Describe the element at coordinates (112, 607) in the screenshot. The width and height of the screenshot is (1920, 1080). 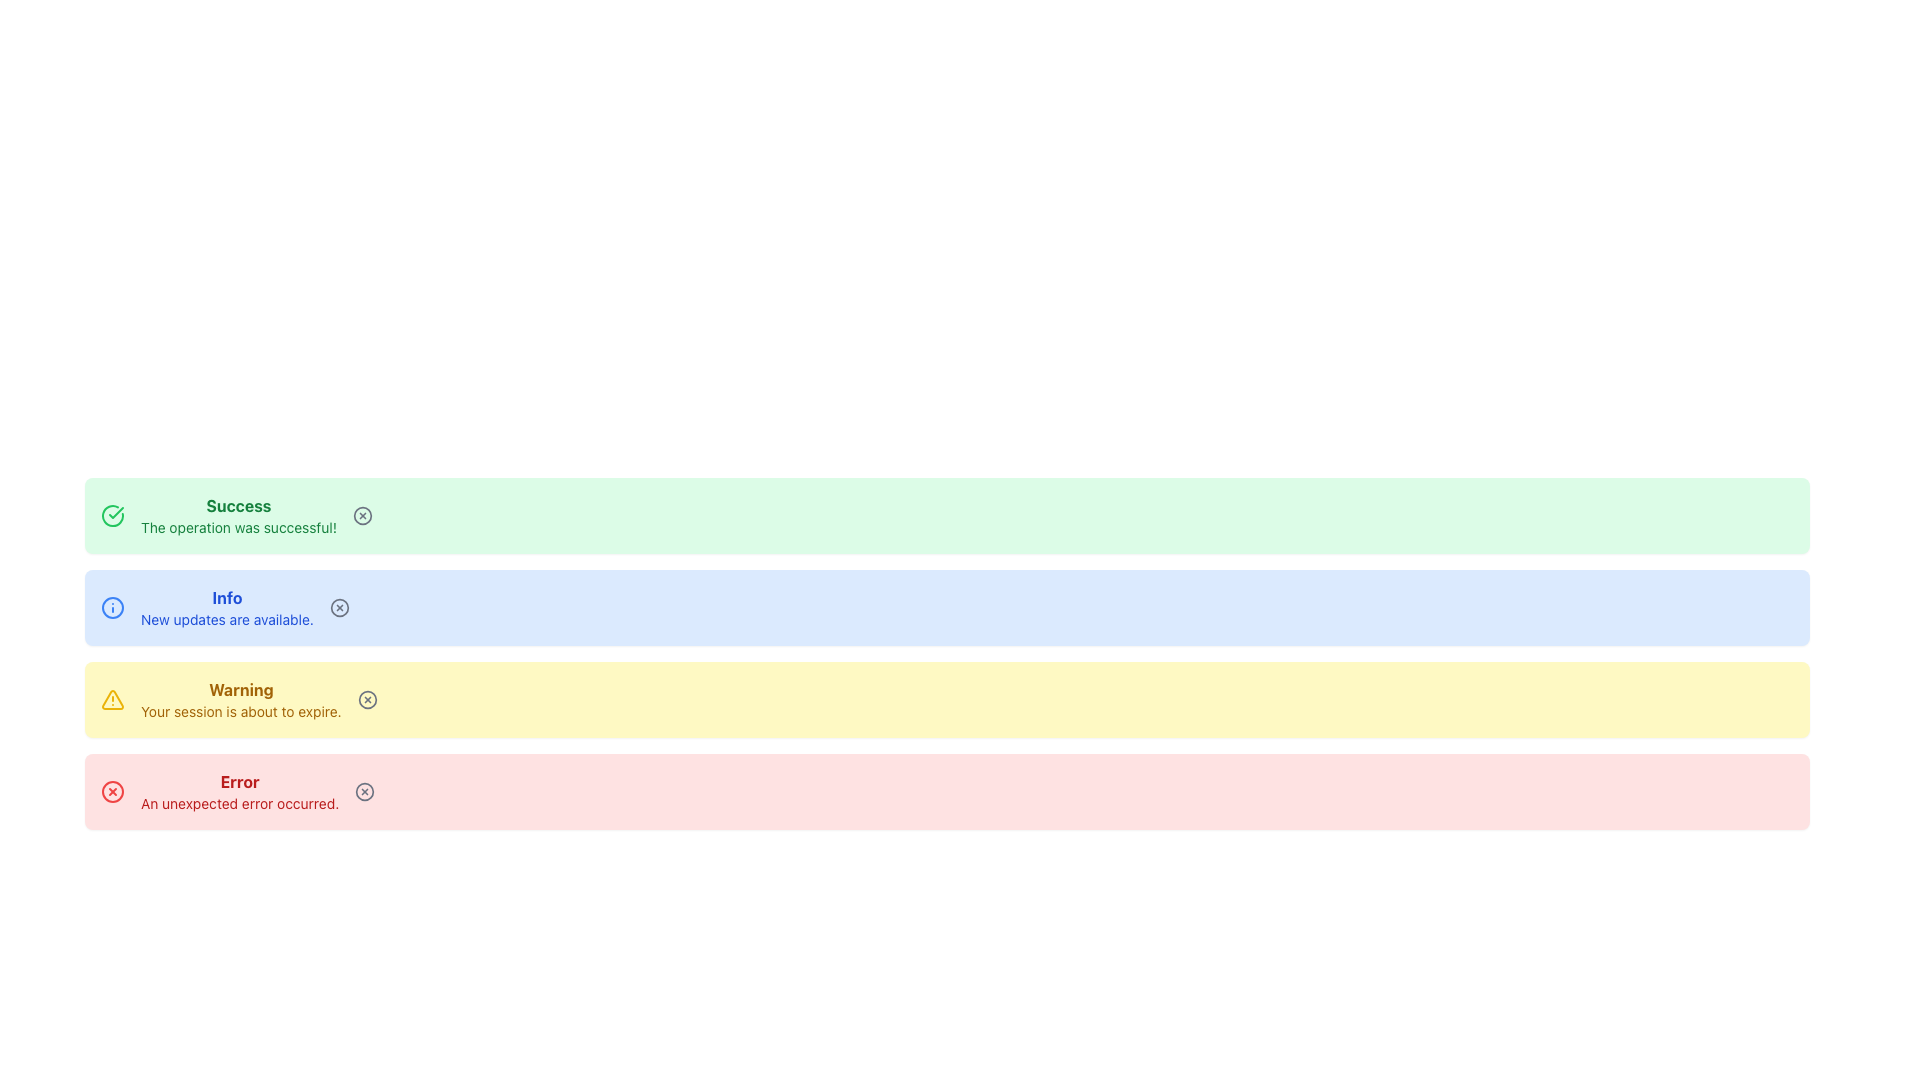
I see `the informational notification icon located on the left side of the 'Info' notification panel, which is second from the top in a vertical stack of notification panels` at that location.